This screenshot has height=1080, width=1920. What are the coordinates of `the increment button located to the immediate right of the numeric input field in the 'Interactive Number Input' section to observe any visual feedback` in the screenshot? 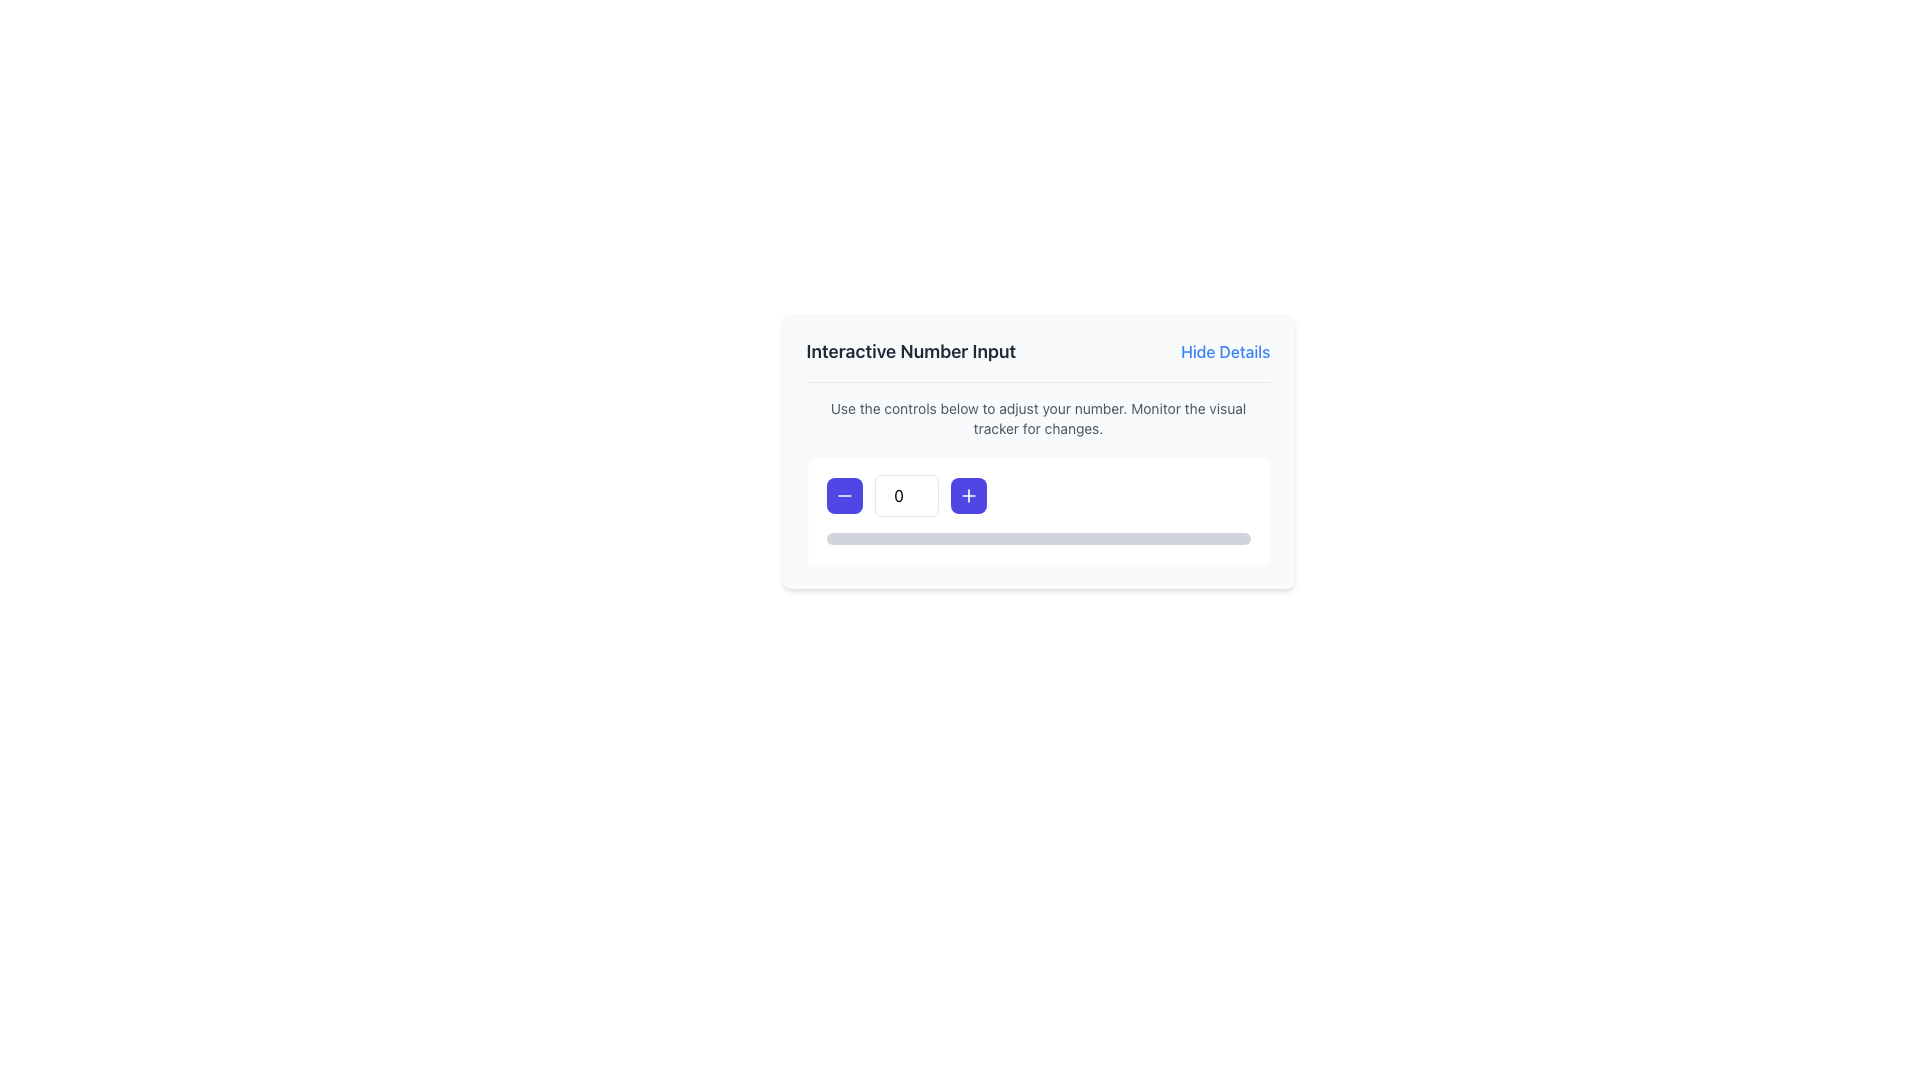 It's located at (968, 495).